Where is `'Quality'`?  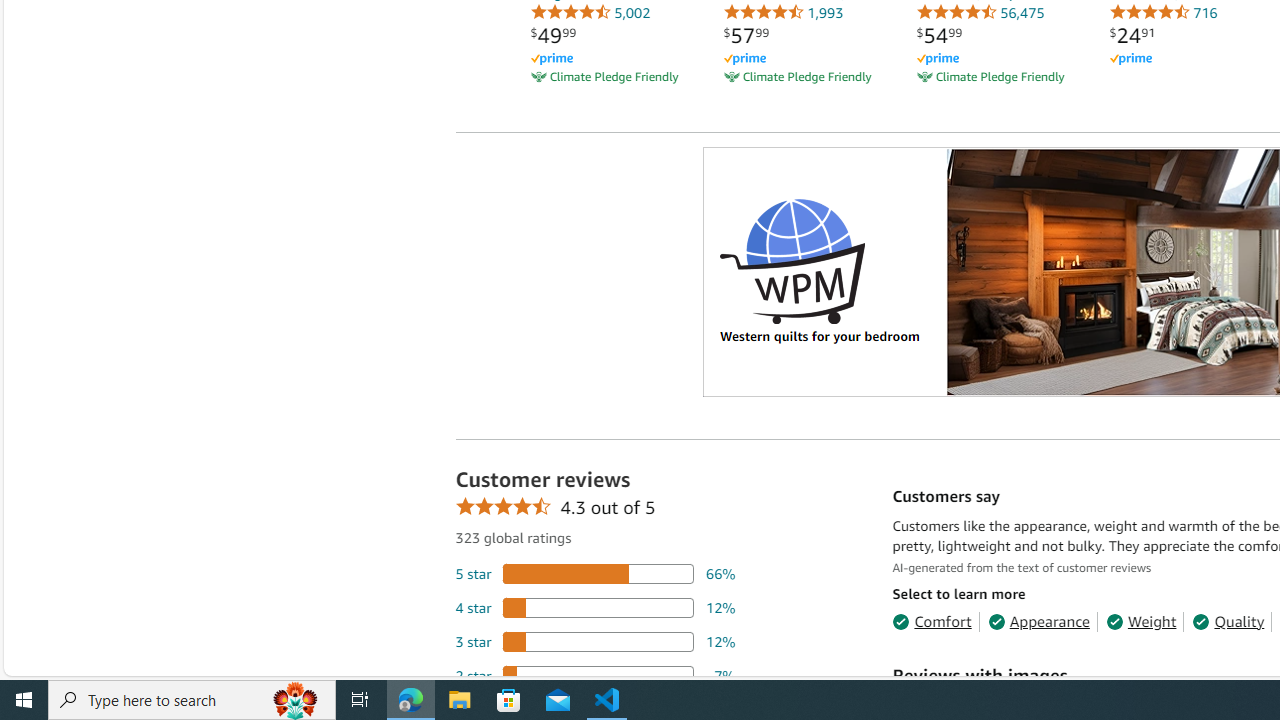
'Quality' is located at coordinates (1227, 620).